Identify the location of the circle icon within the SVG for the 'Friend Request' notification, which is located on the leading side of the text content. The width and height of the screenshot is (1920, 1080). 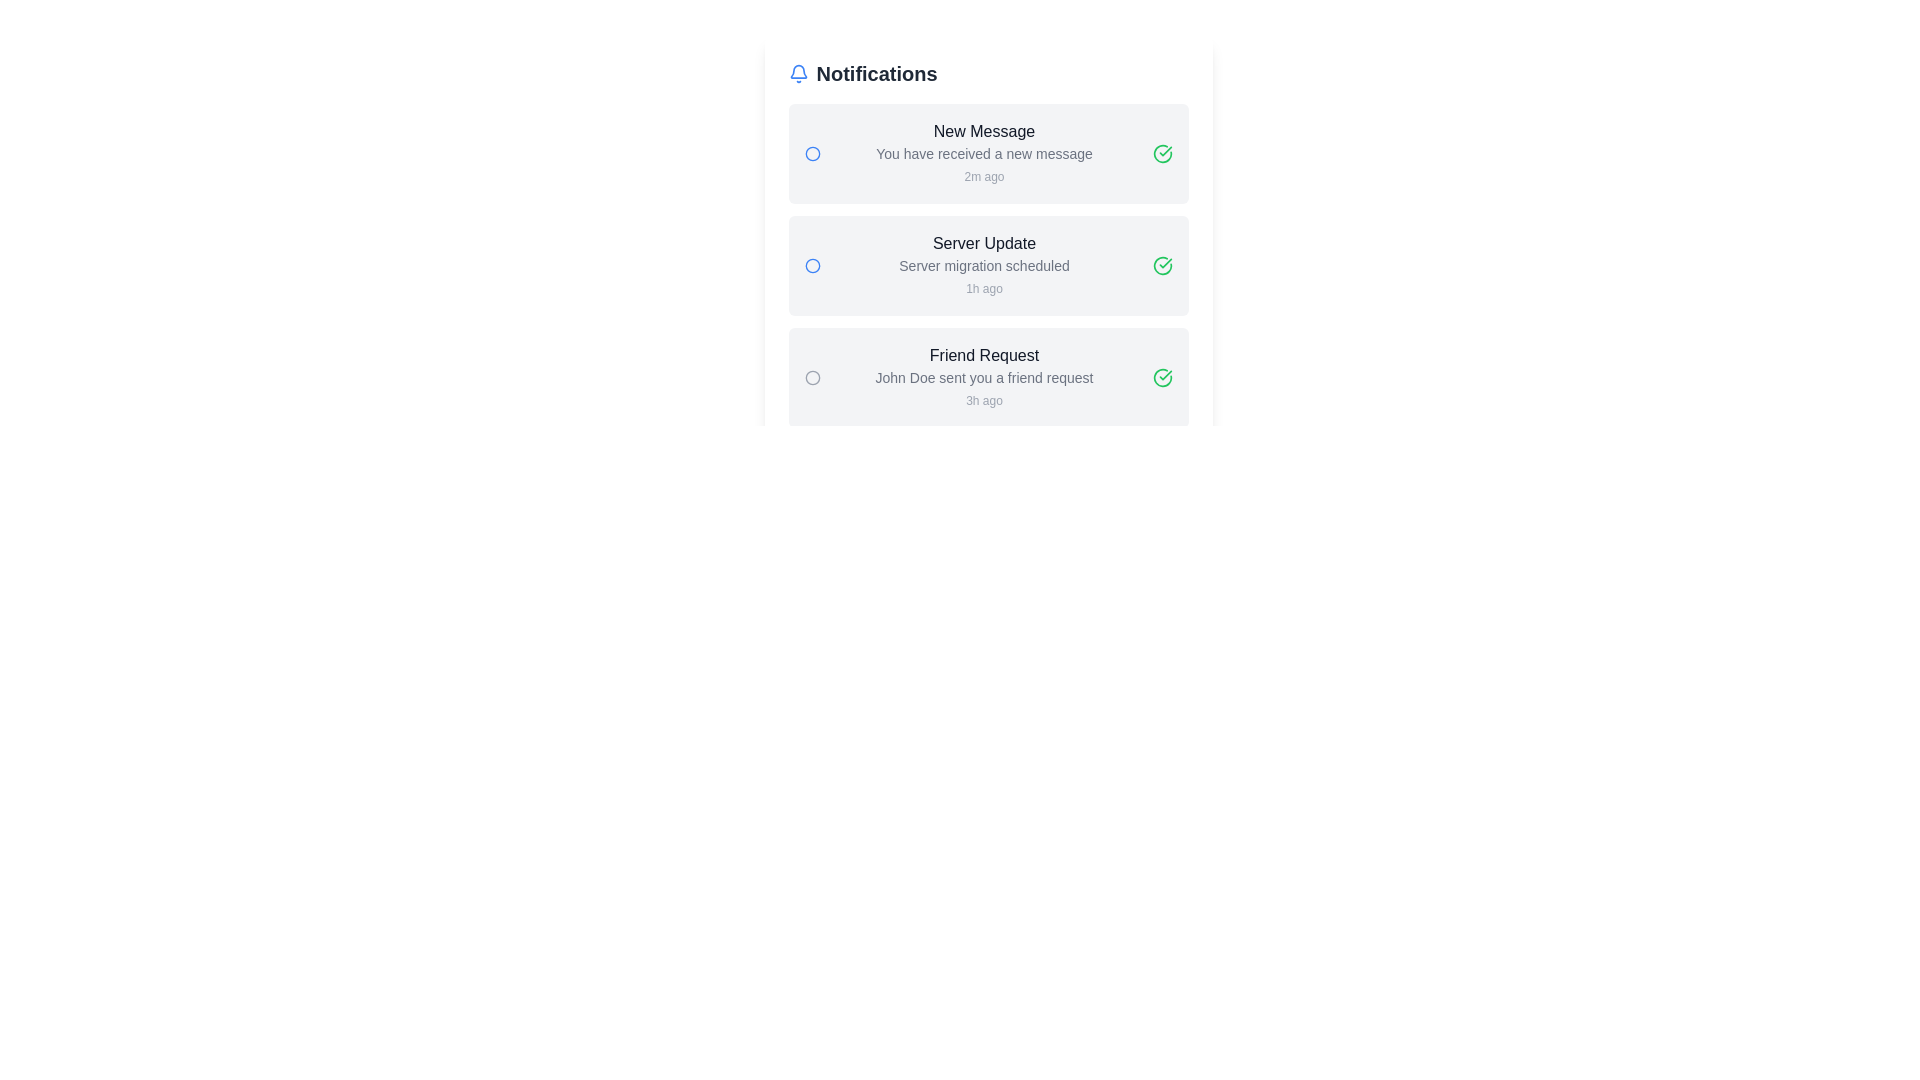
(812, 378).